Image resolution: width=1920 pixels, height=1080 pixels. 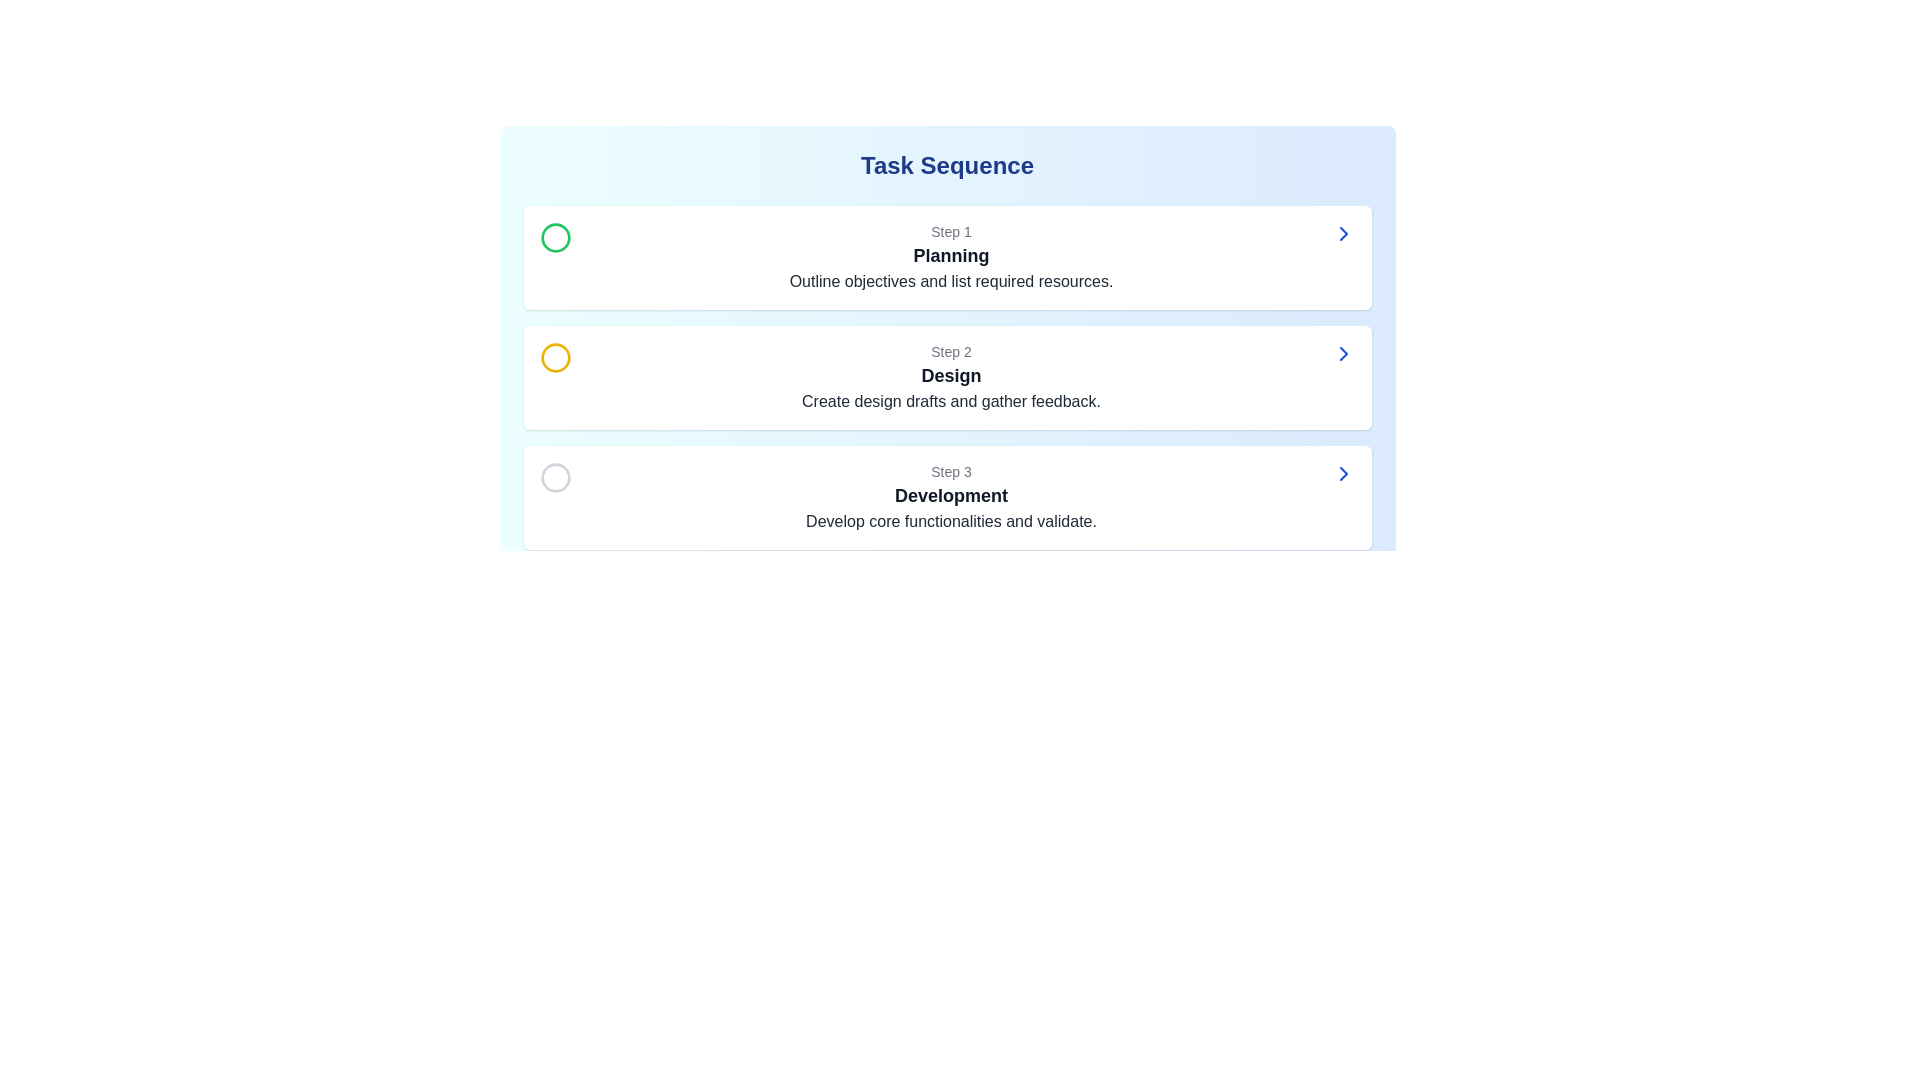 What do you see at coordinates (950, 495) in the screenshot?
I see `the static text header for the Step 3 section, which indicates the content's topic and is positioned between the 'Step 3' label and the descriptive text below it` at bounding box center [950, 495].